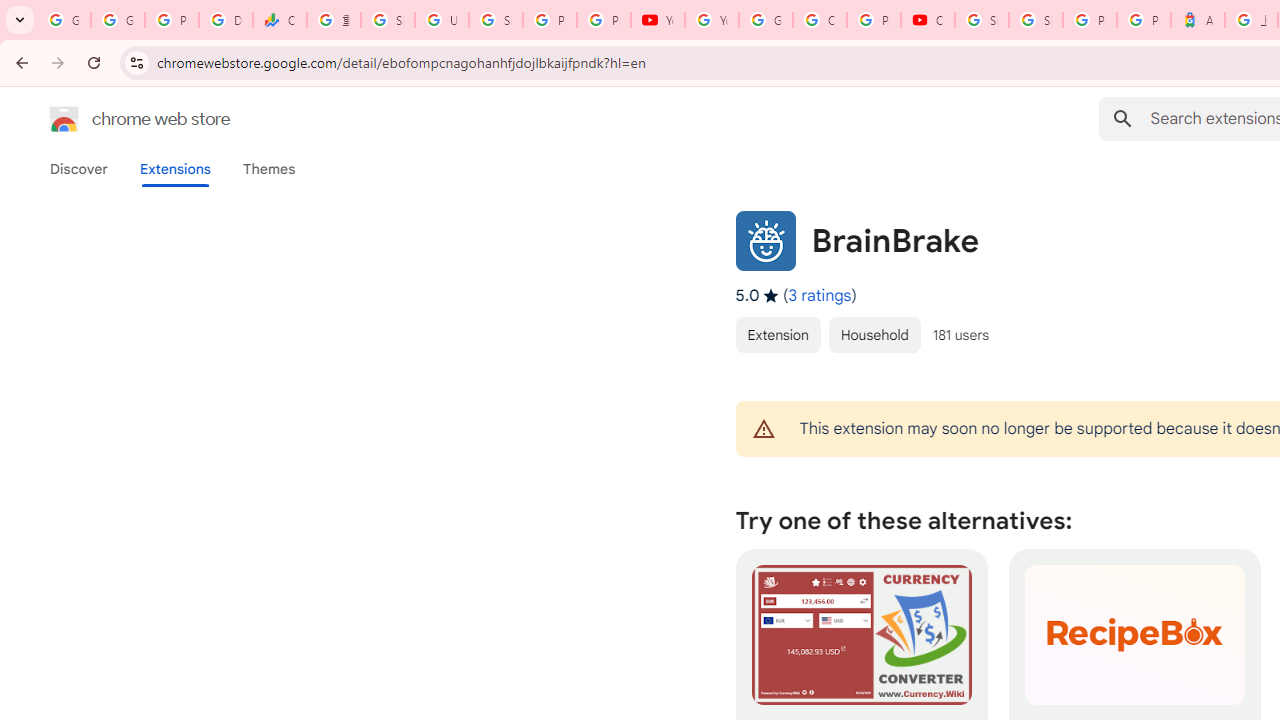 The width and height of the screenshot is (1280, 720). What do you see at coordinates (1198, 20) in the screenshot?
I see `'Atour Hotel - Google hotels'` at bounding box center [1198, 20].